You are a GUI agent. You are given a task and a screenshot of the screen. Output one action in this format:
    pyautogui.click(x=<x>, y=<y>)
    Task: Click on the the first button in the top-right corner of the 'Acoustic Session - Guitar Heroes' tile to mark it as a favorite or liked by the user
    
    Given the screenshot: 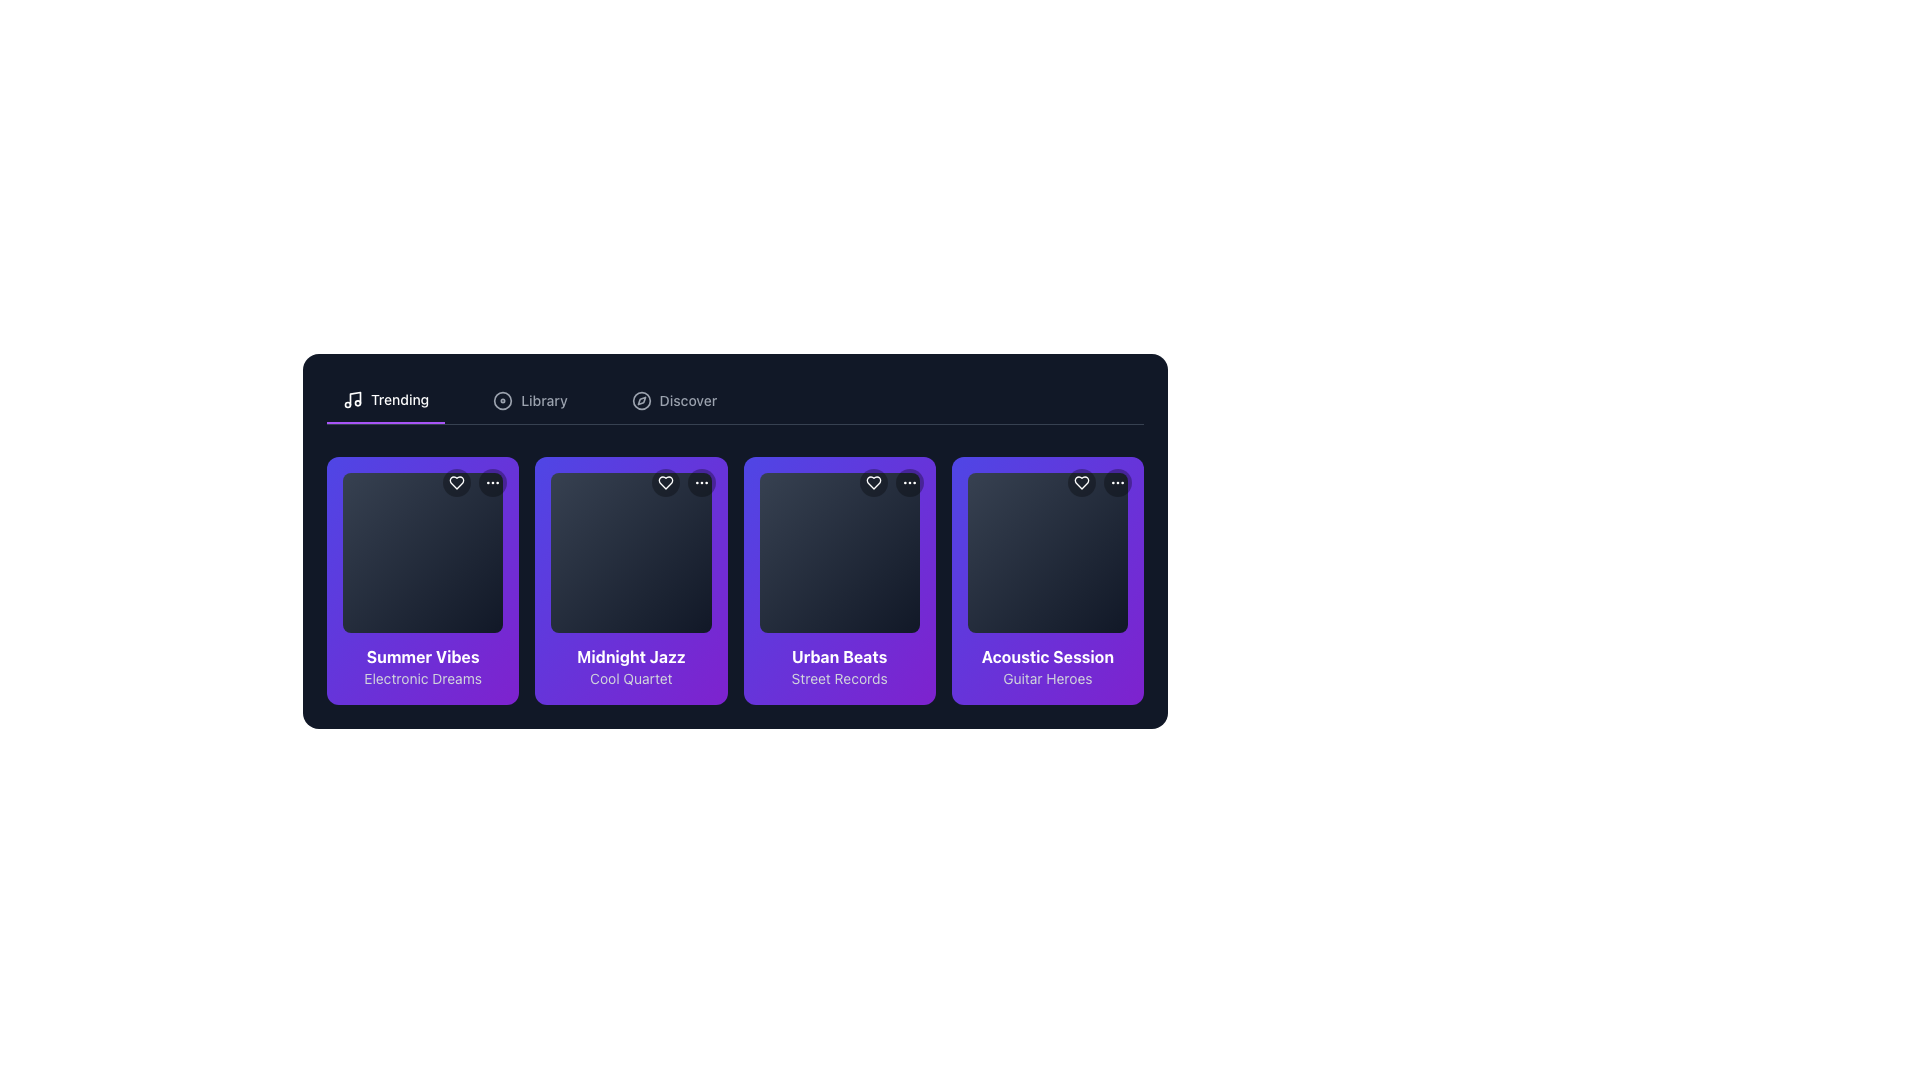 What is the action you would take?
    pyautogui.click(x=1080, y=482)
    